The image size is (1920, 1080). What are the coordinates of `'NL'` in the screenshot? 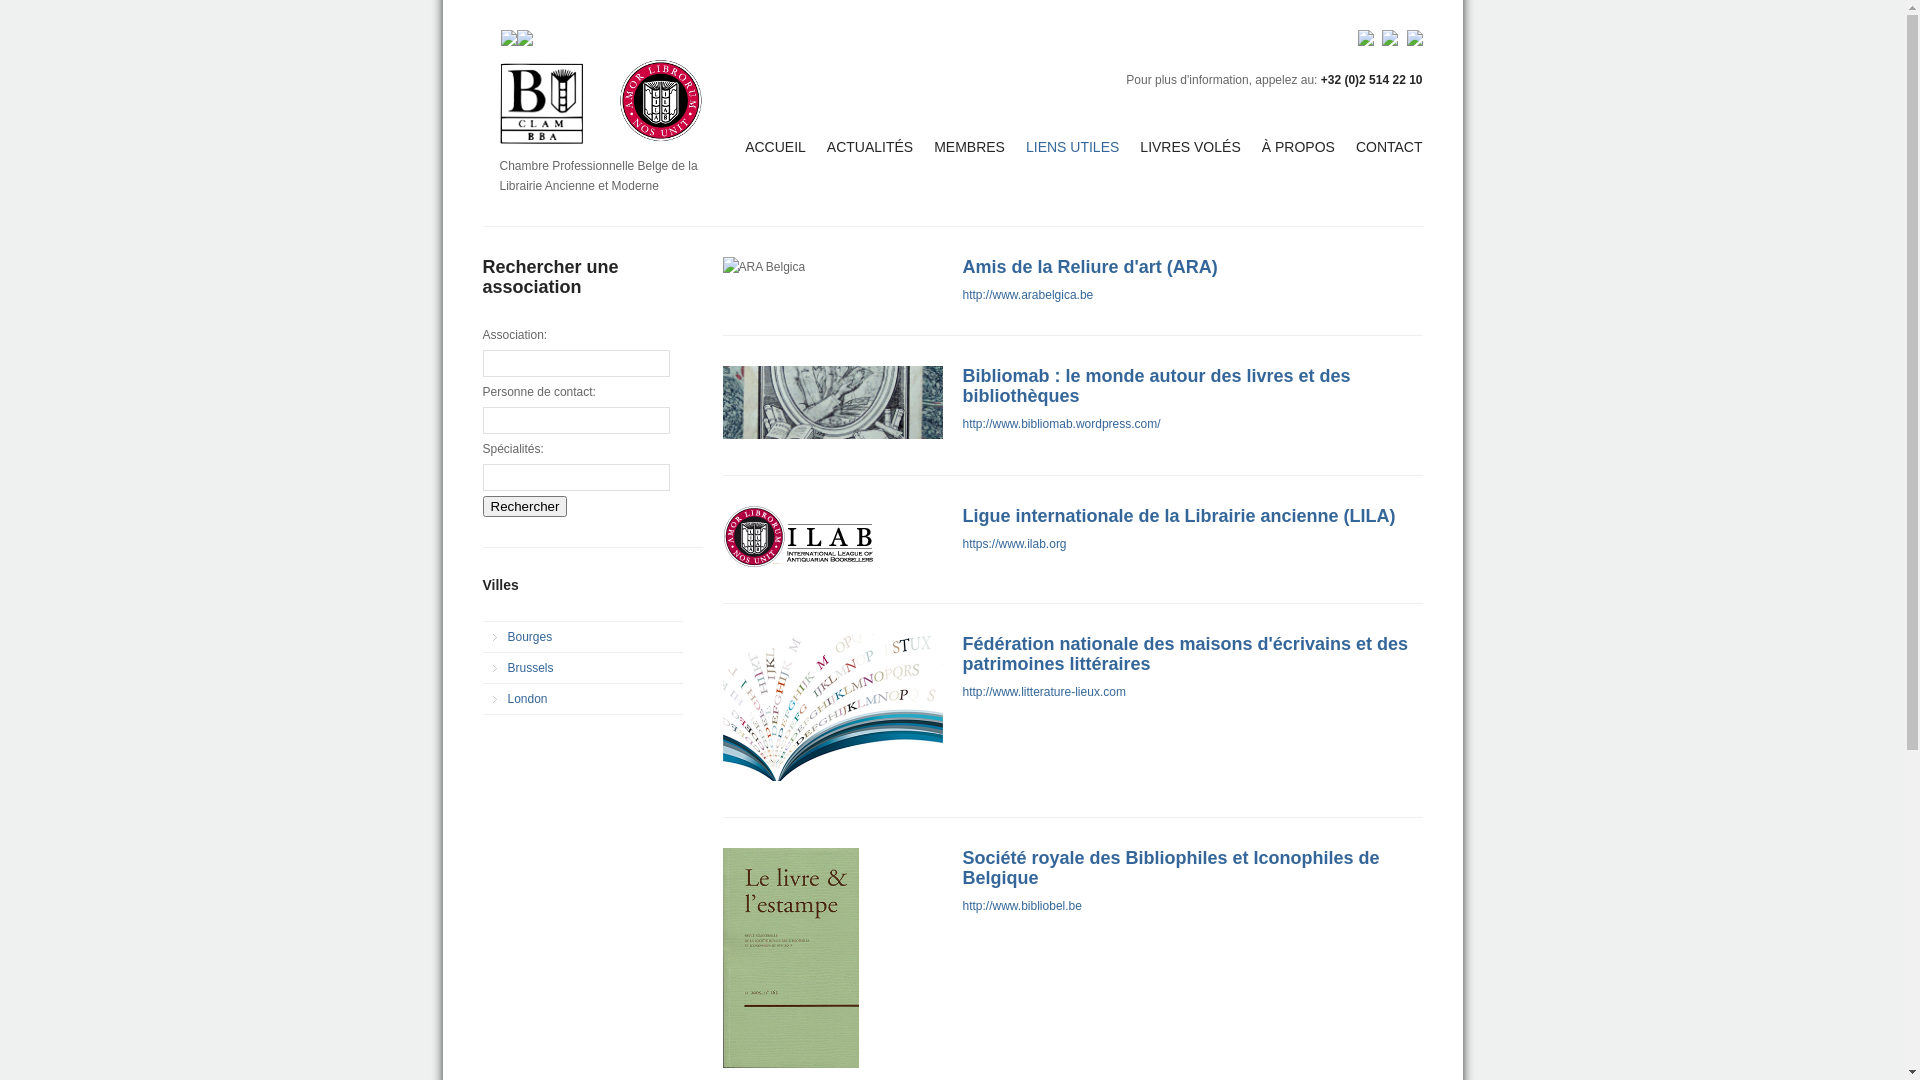 It's located at (1390, 42).